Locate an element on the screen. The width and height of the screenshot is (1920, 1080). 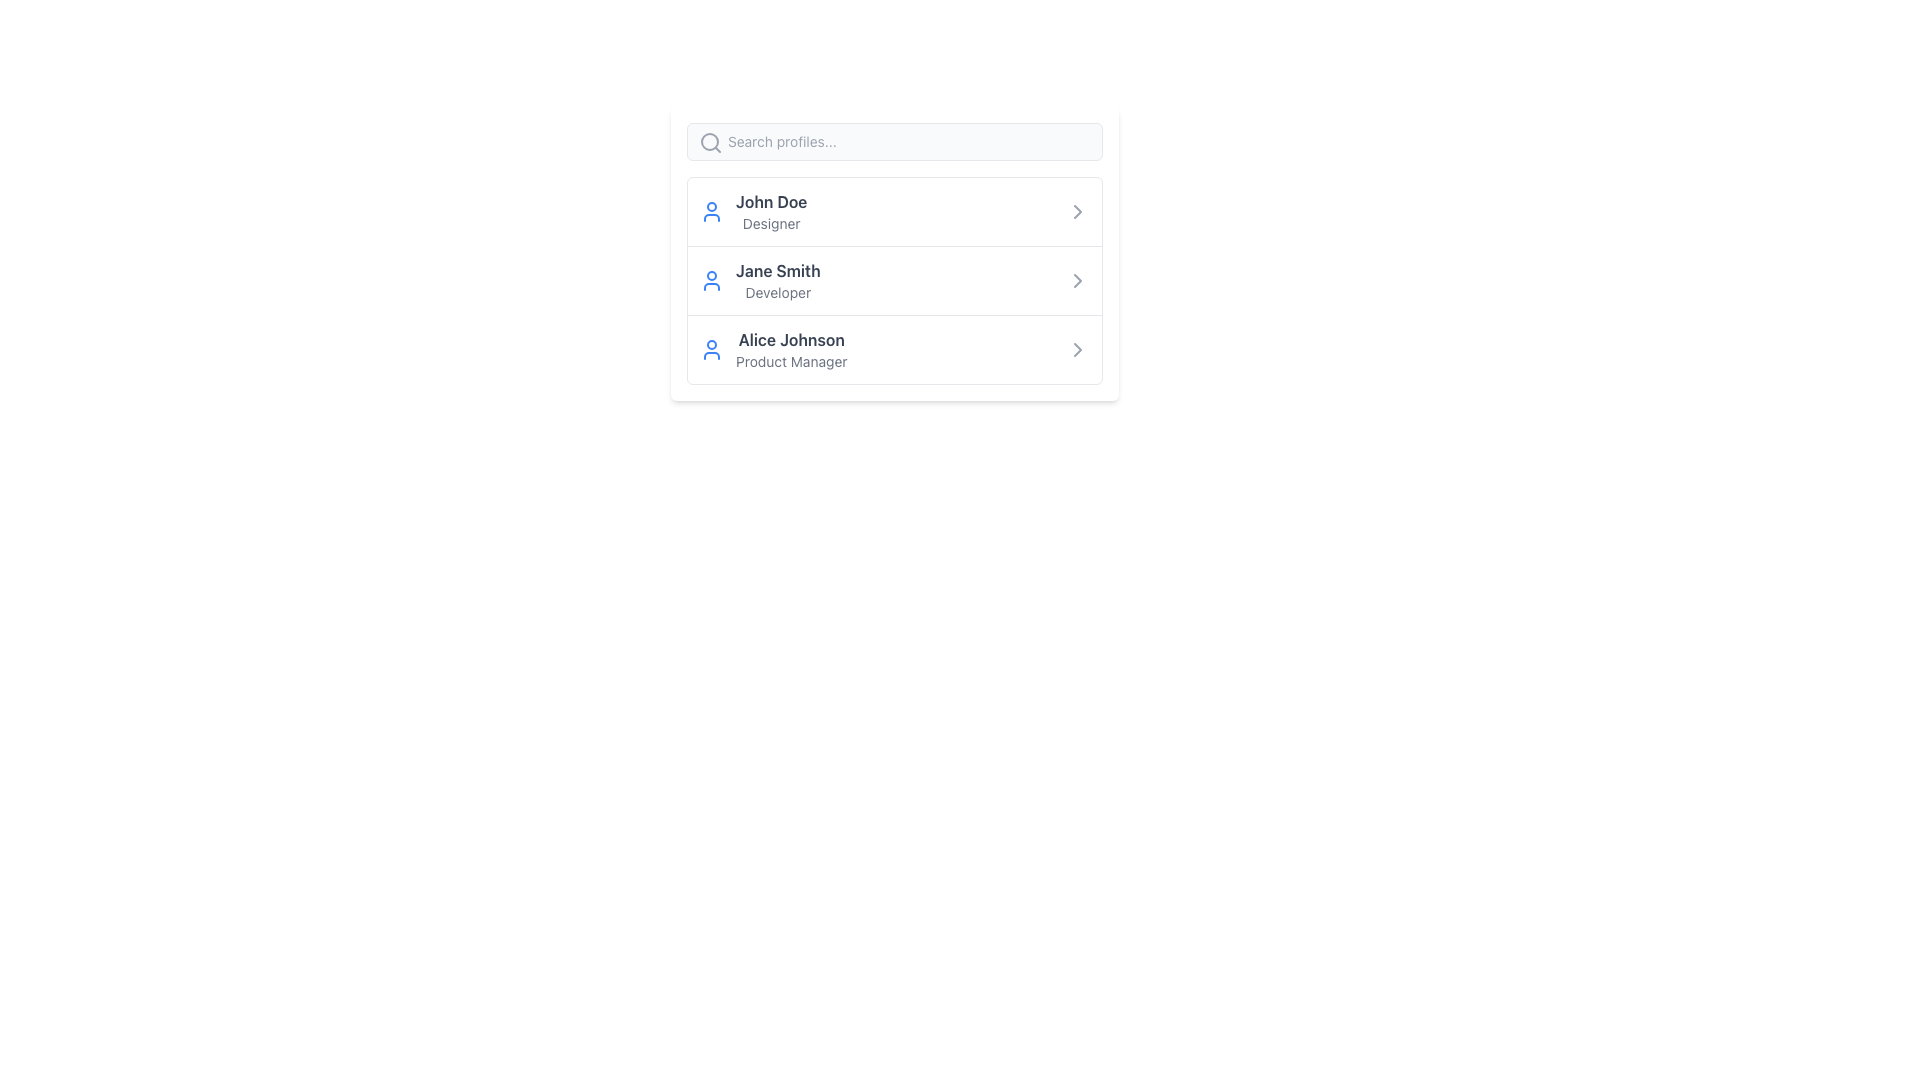
the profile icon for Jane Smith to trigger auxiliary actions related to the profile is located at coordinates (711, 281).